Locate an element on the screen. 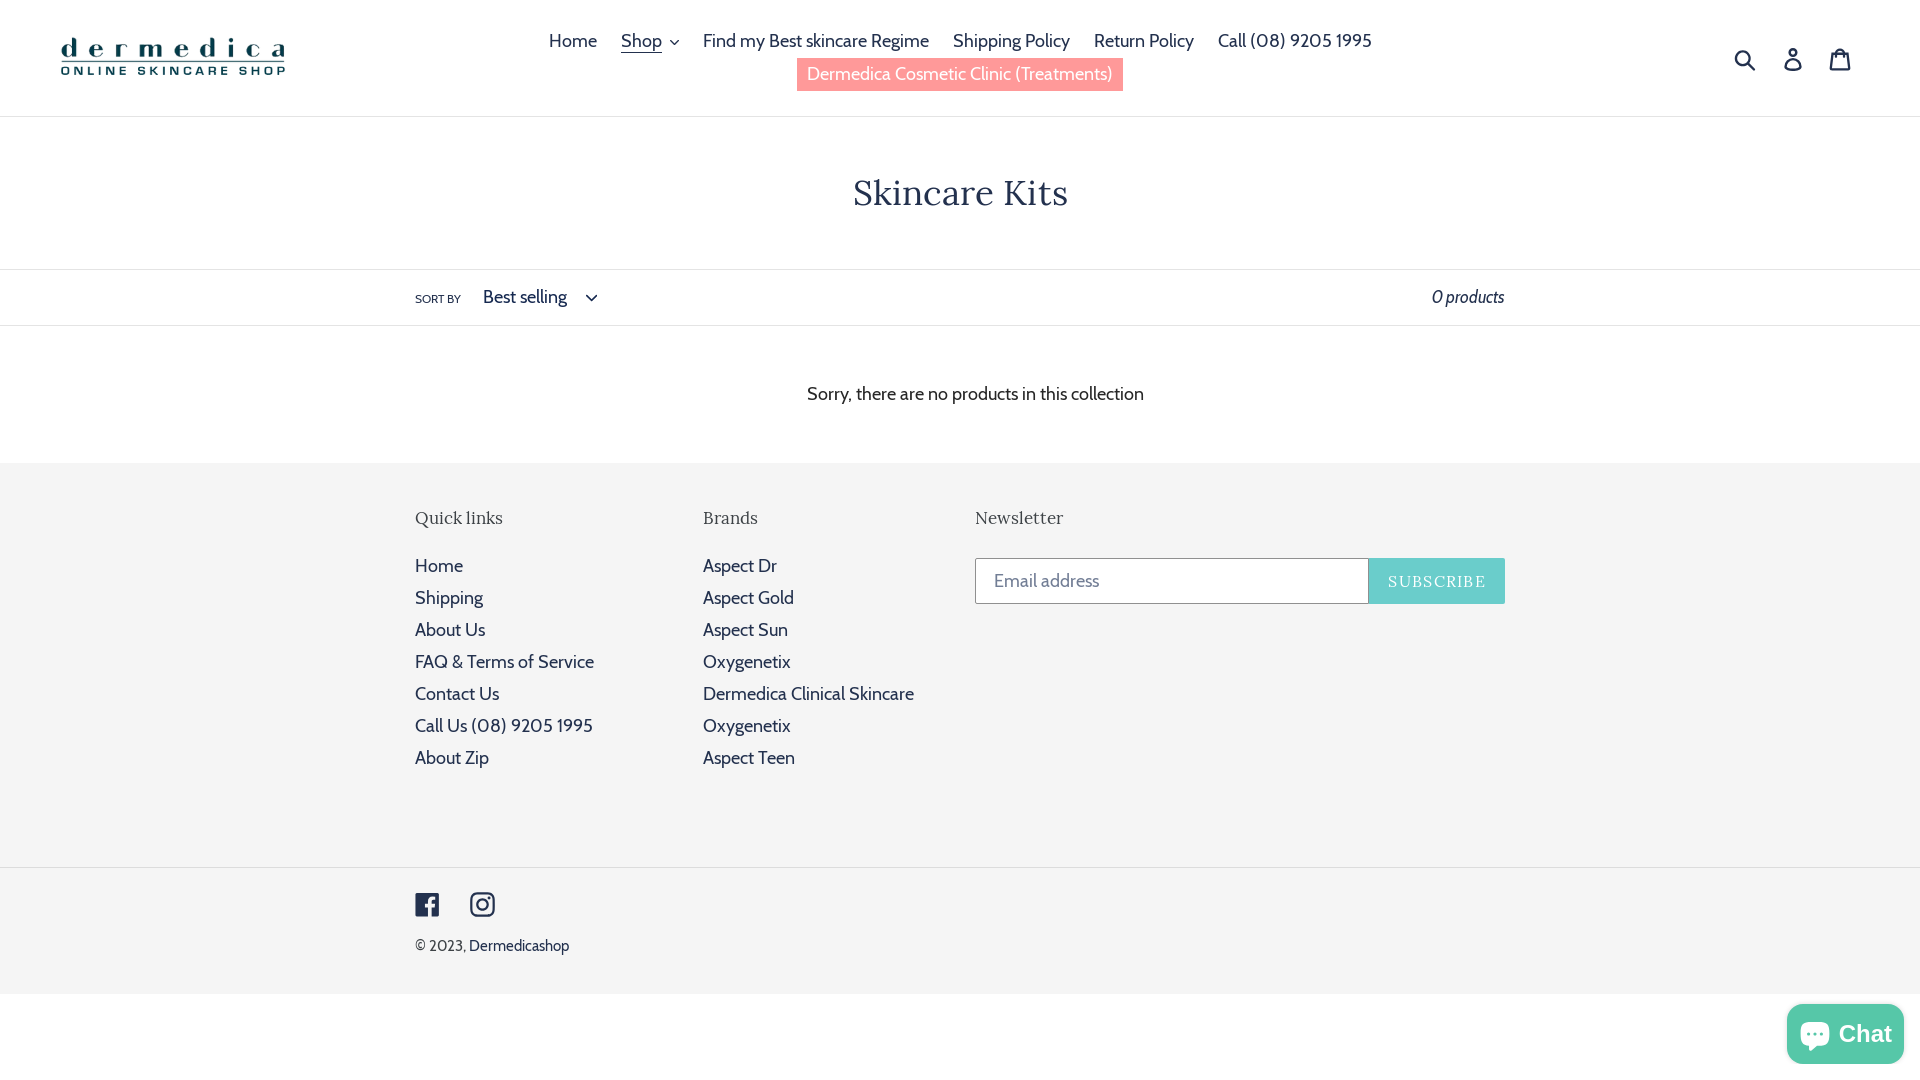 This screenshot has width=1920, height=1080. 'Contact Us' is located at coordinates (455, 693).